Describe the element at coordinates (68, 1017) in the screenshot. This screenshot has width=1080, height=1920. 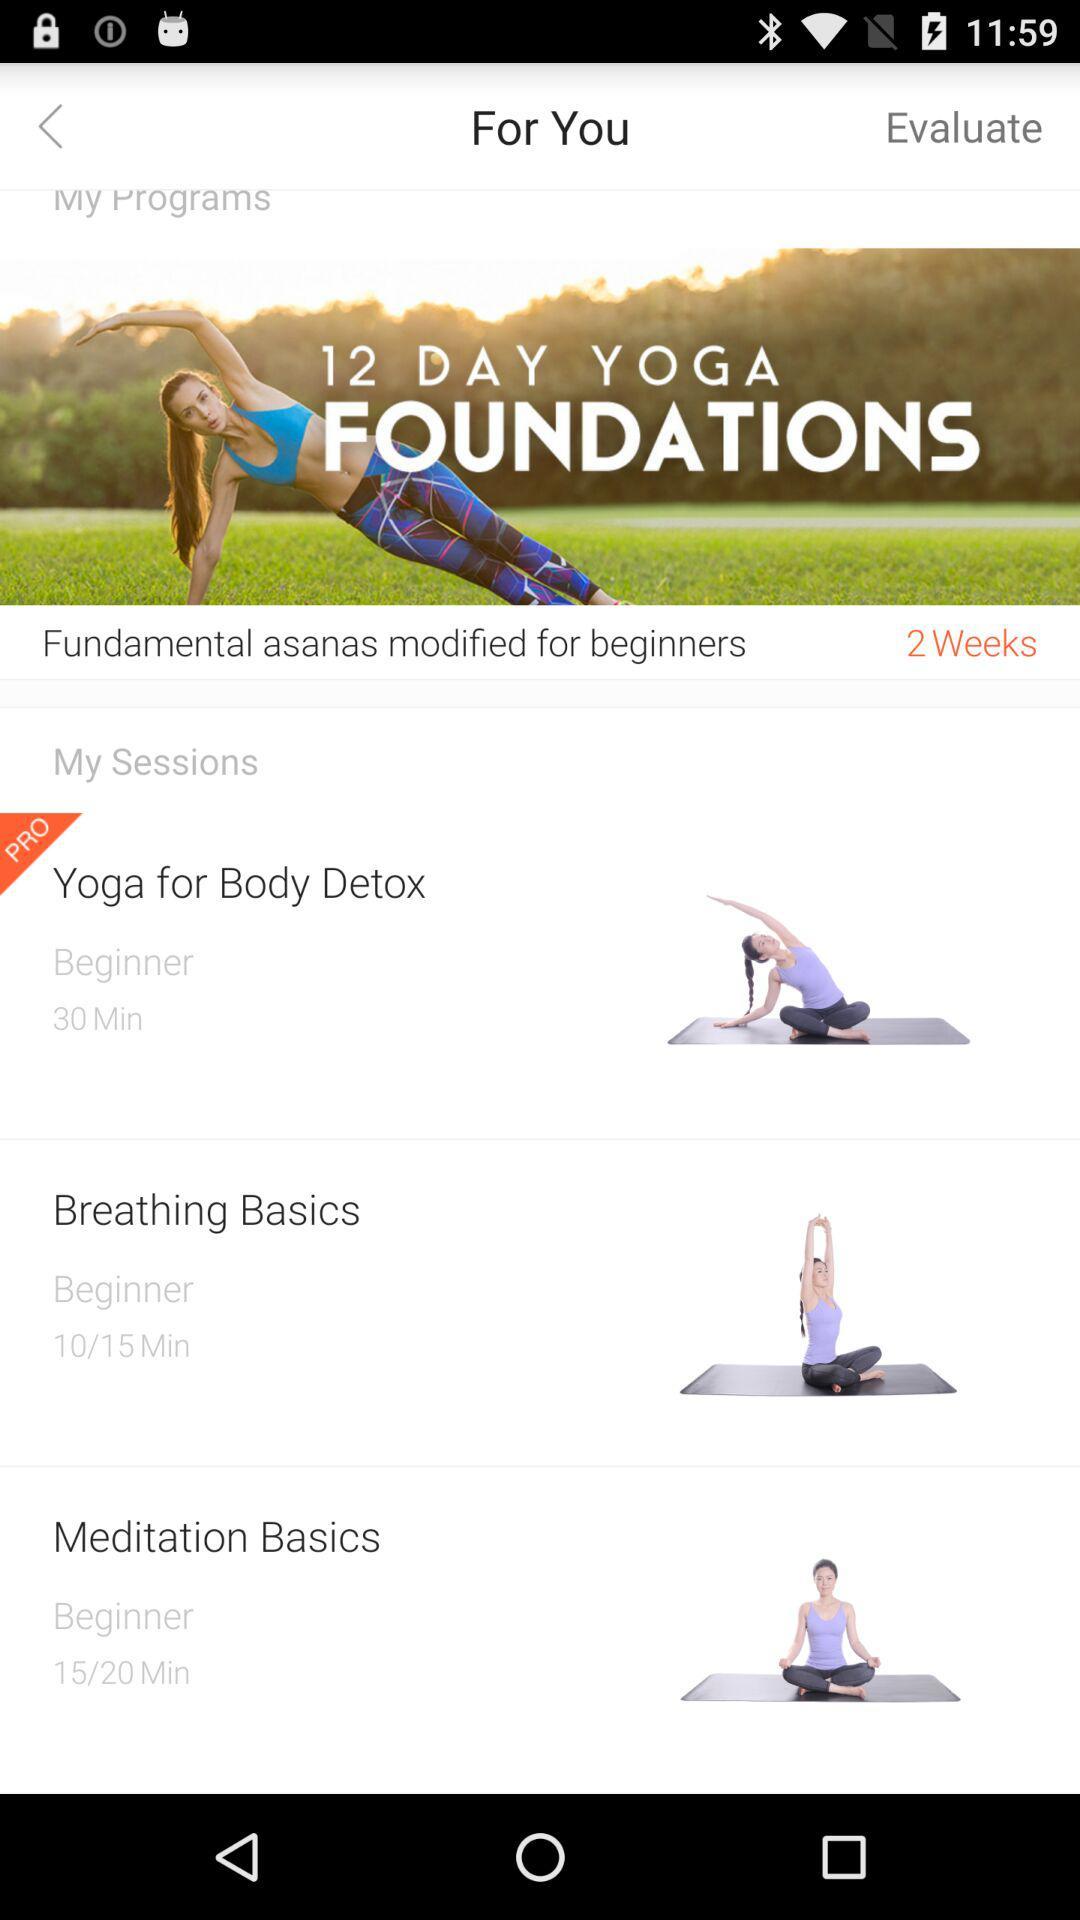
I see `the 30 item` at that location.